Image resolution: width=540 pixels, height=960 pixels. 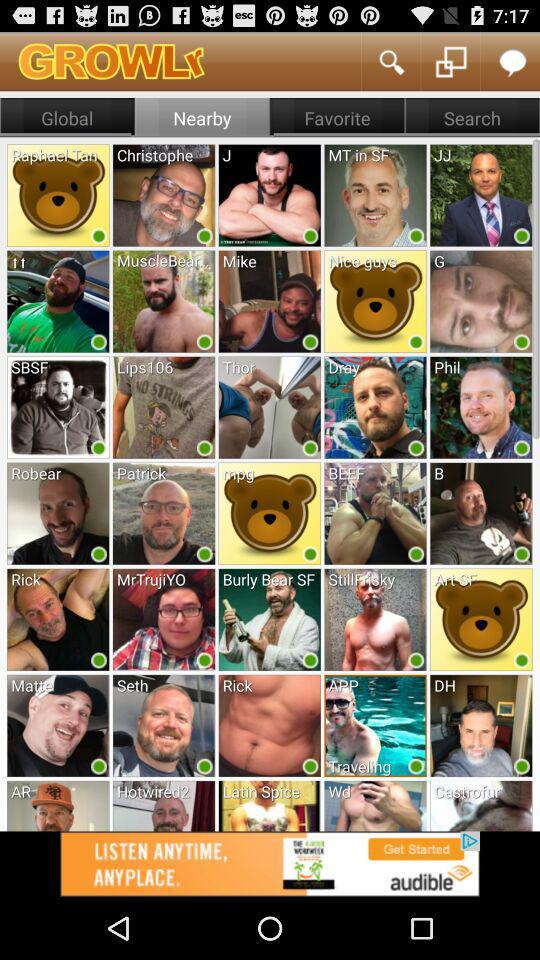 I want to click on the chat icon, so click(x=511, y=65).